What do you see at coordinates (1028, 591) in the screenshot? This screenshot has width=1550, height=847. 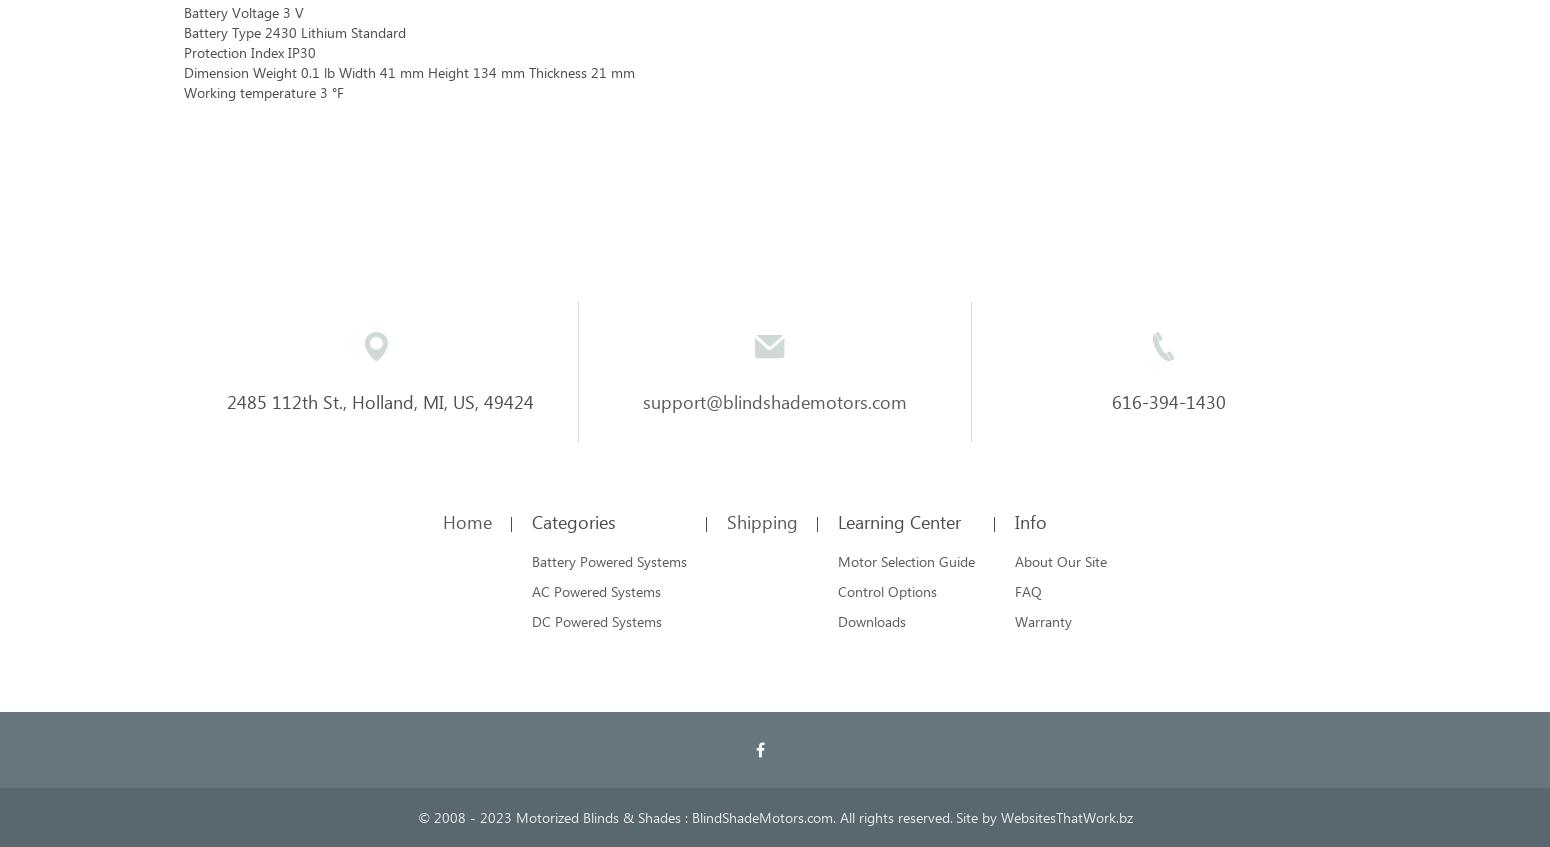 I see `'FAQ'` at bounding box center [1028, 591].